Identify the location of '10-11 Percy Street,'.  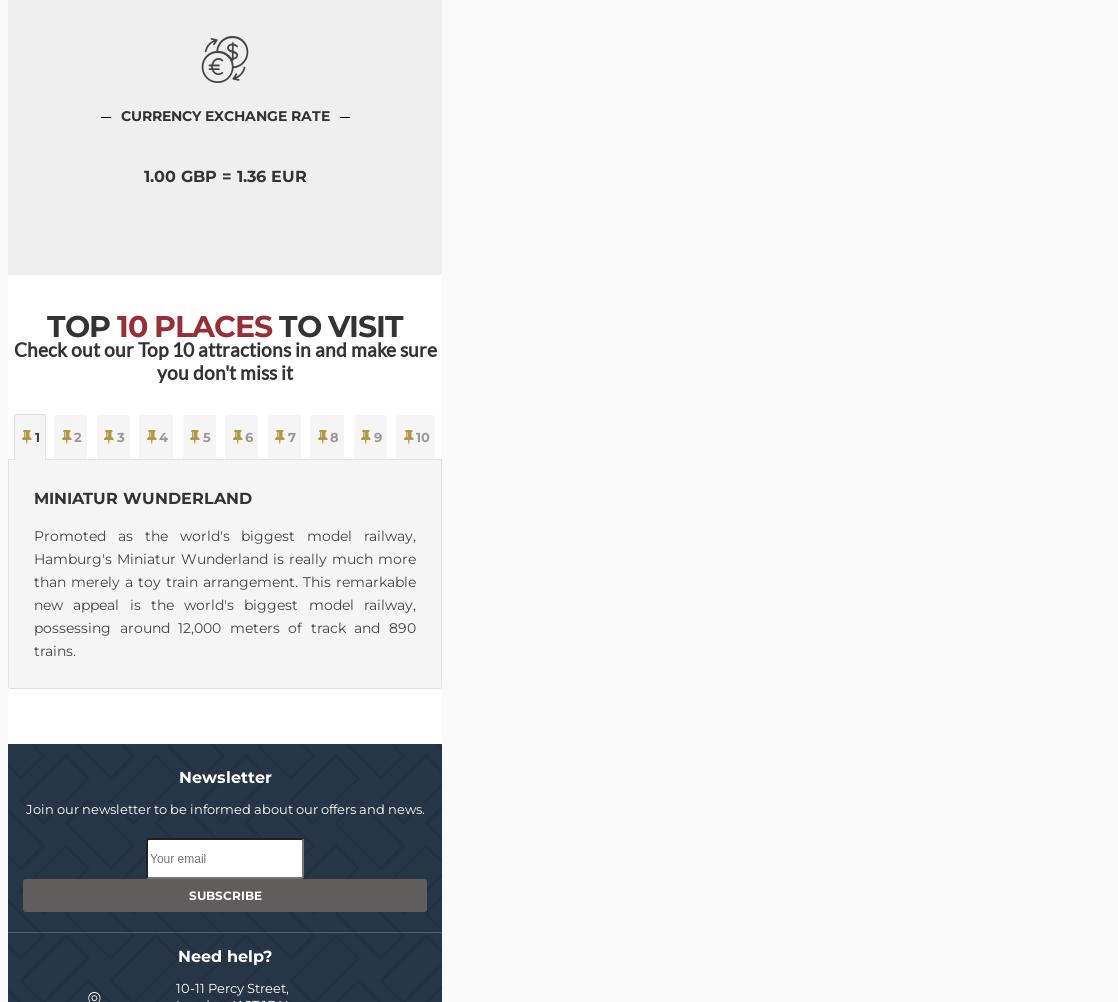
(232, 986).